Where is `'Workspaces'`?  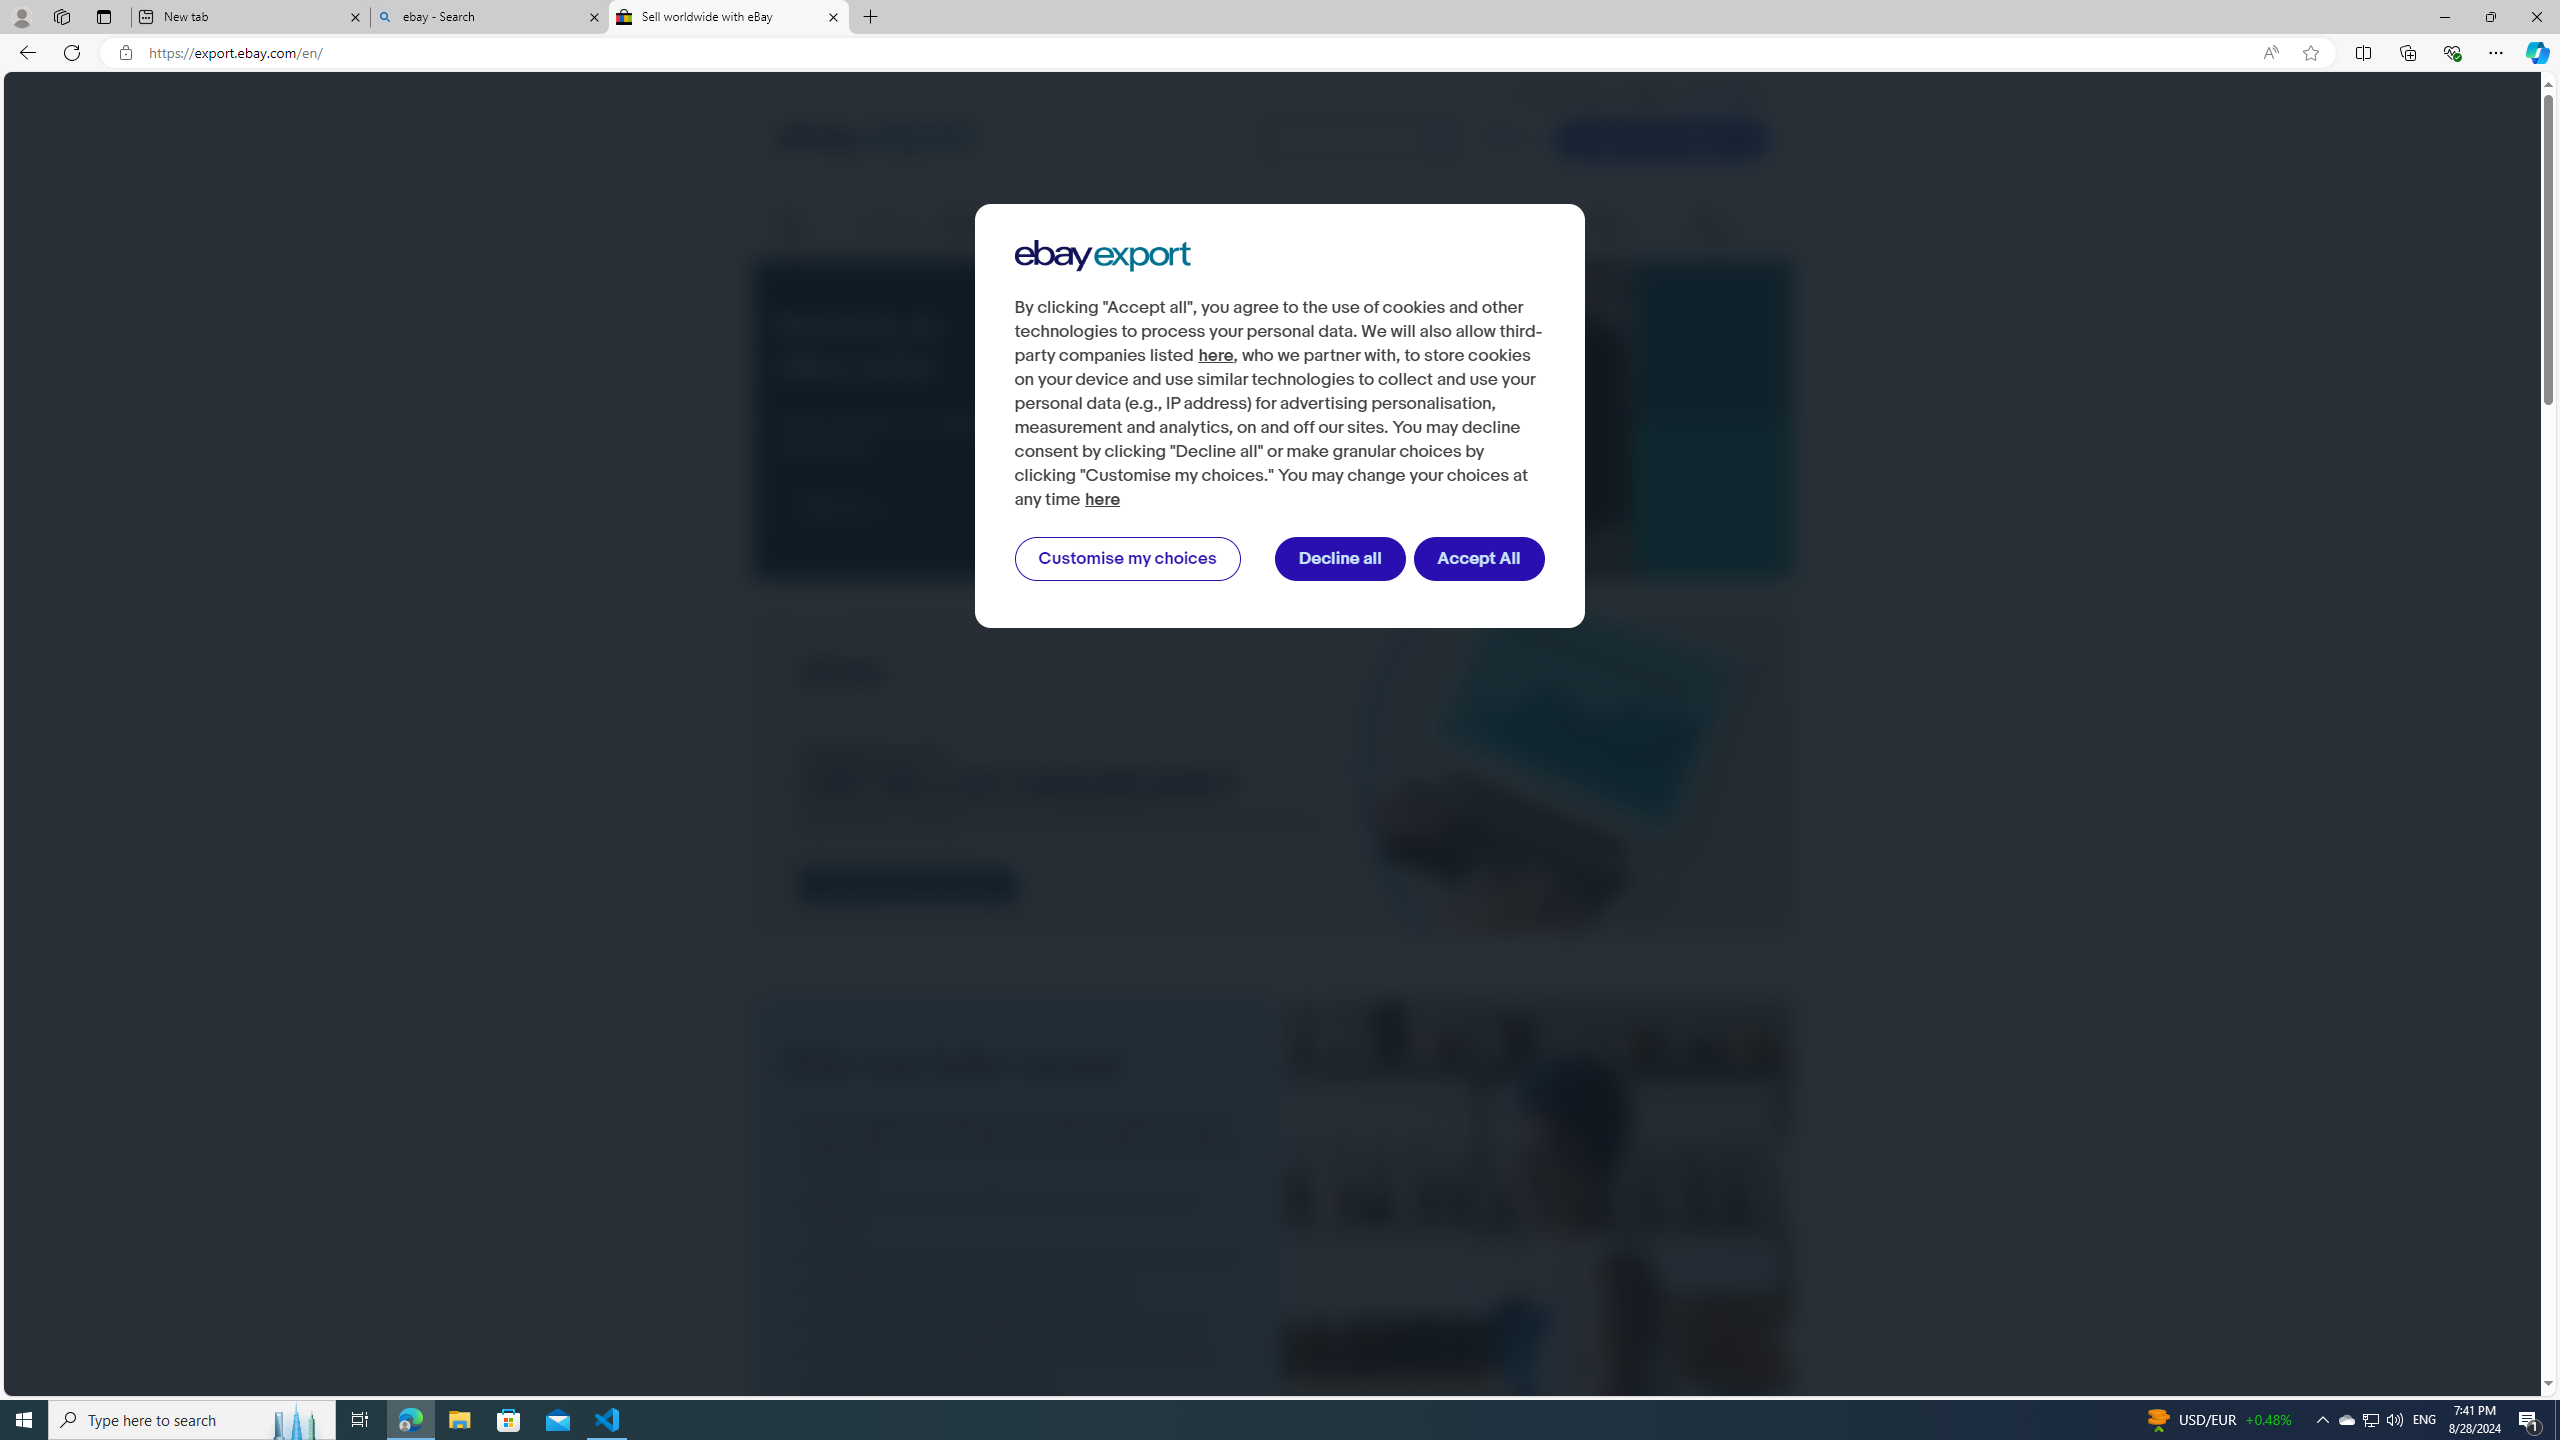 'Workspaces' is located at coordinates (61, 16).